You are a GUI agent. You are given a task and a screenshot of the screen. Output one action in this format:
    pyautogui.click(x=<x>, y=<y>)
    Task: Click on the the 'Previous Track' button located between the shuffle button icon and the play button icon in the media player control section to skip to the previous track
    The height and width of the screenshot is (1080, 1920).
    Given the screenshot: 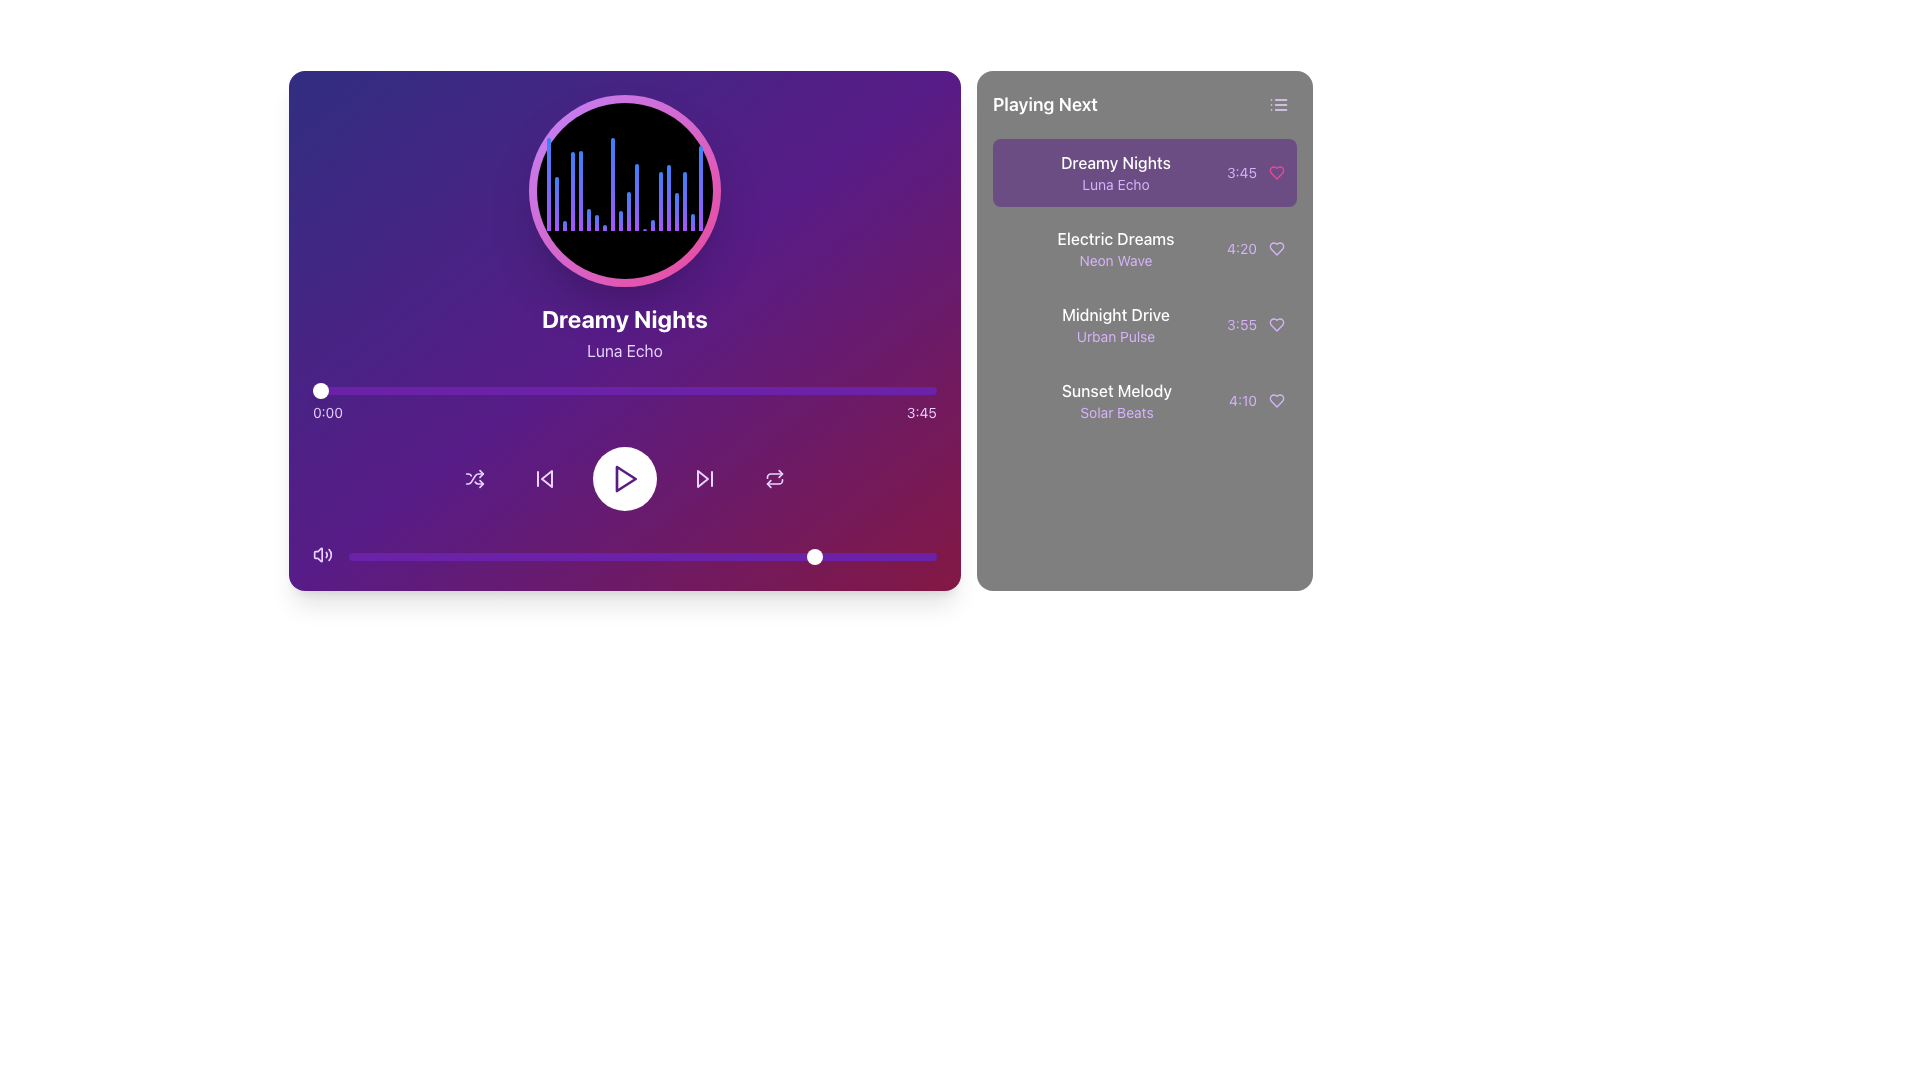 What is the action you would take?
    pyautogui.click(x=544, y=478)
    